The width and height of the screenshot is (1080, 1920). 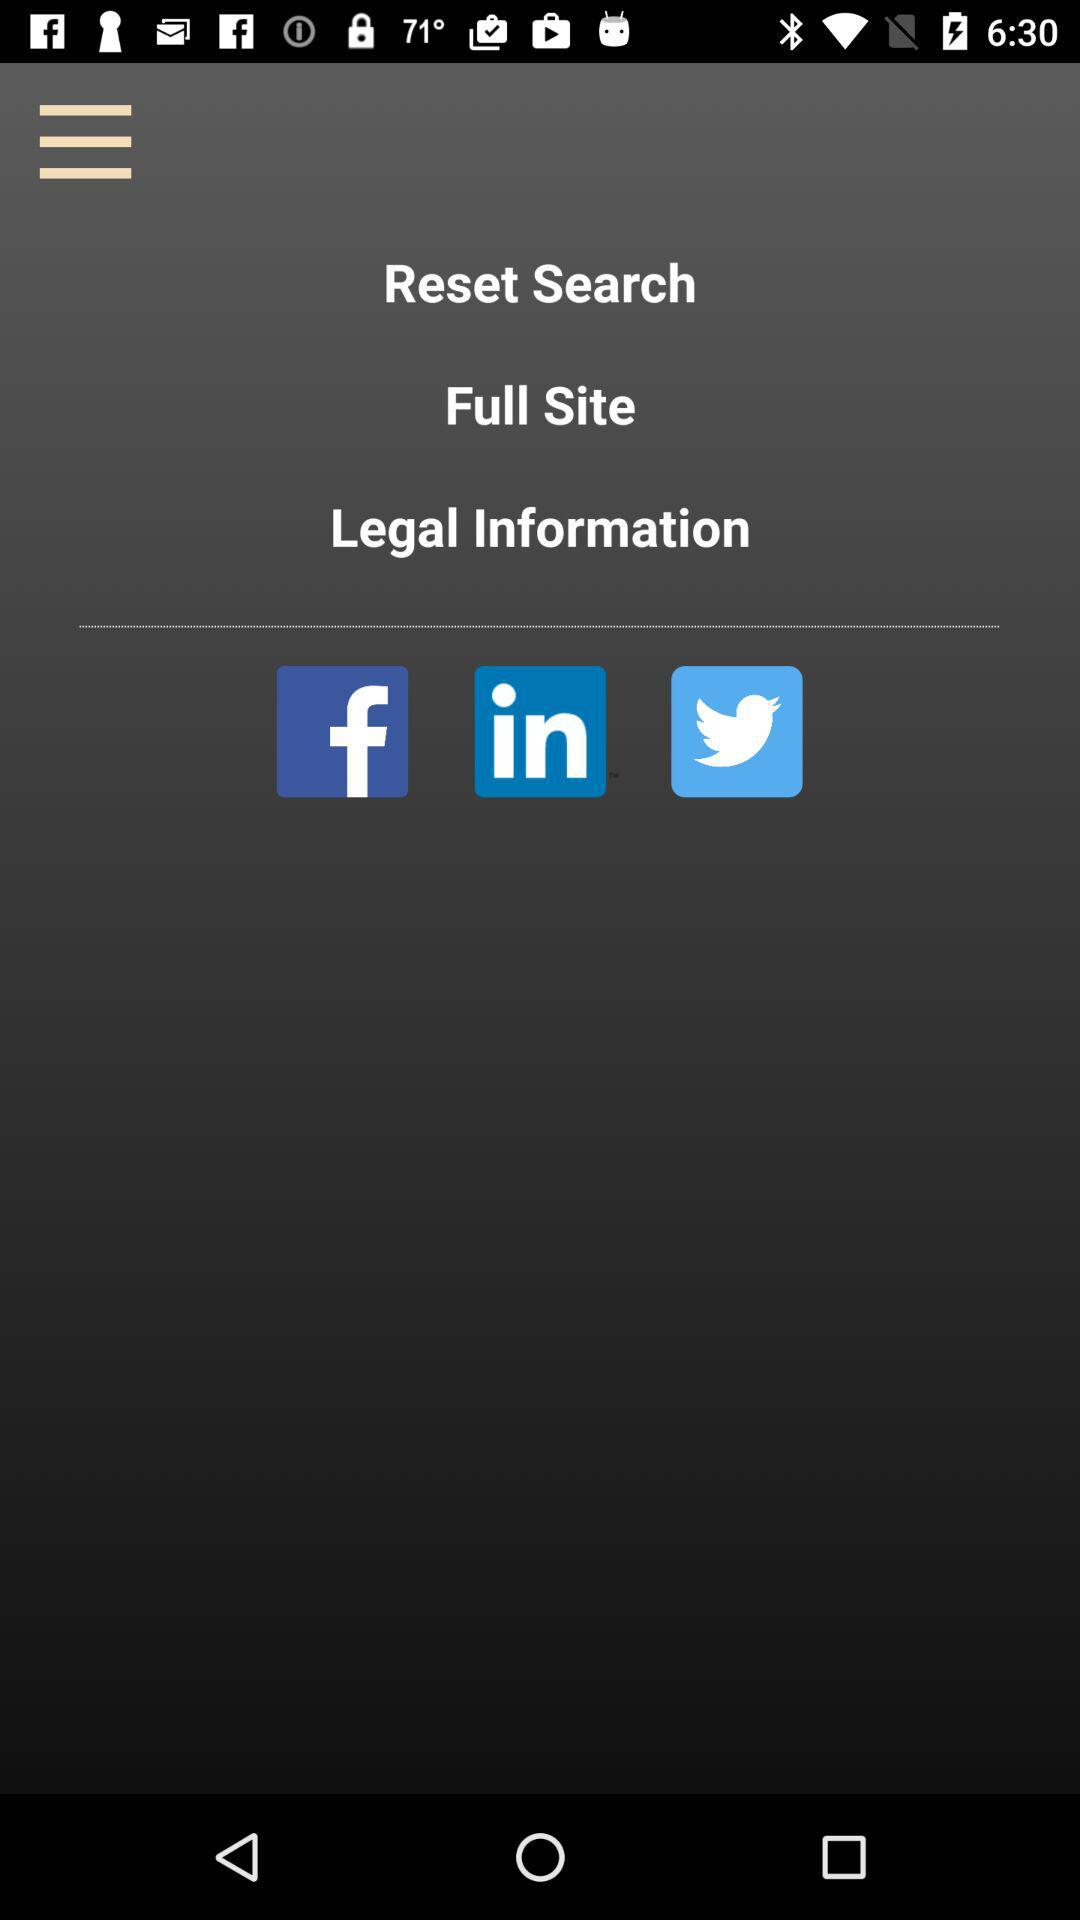 What do you see at coordinates (736, 730) in the screenshot?
I see `twitter` at bounding box center [736, 730].